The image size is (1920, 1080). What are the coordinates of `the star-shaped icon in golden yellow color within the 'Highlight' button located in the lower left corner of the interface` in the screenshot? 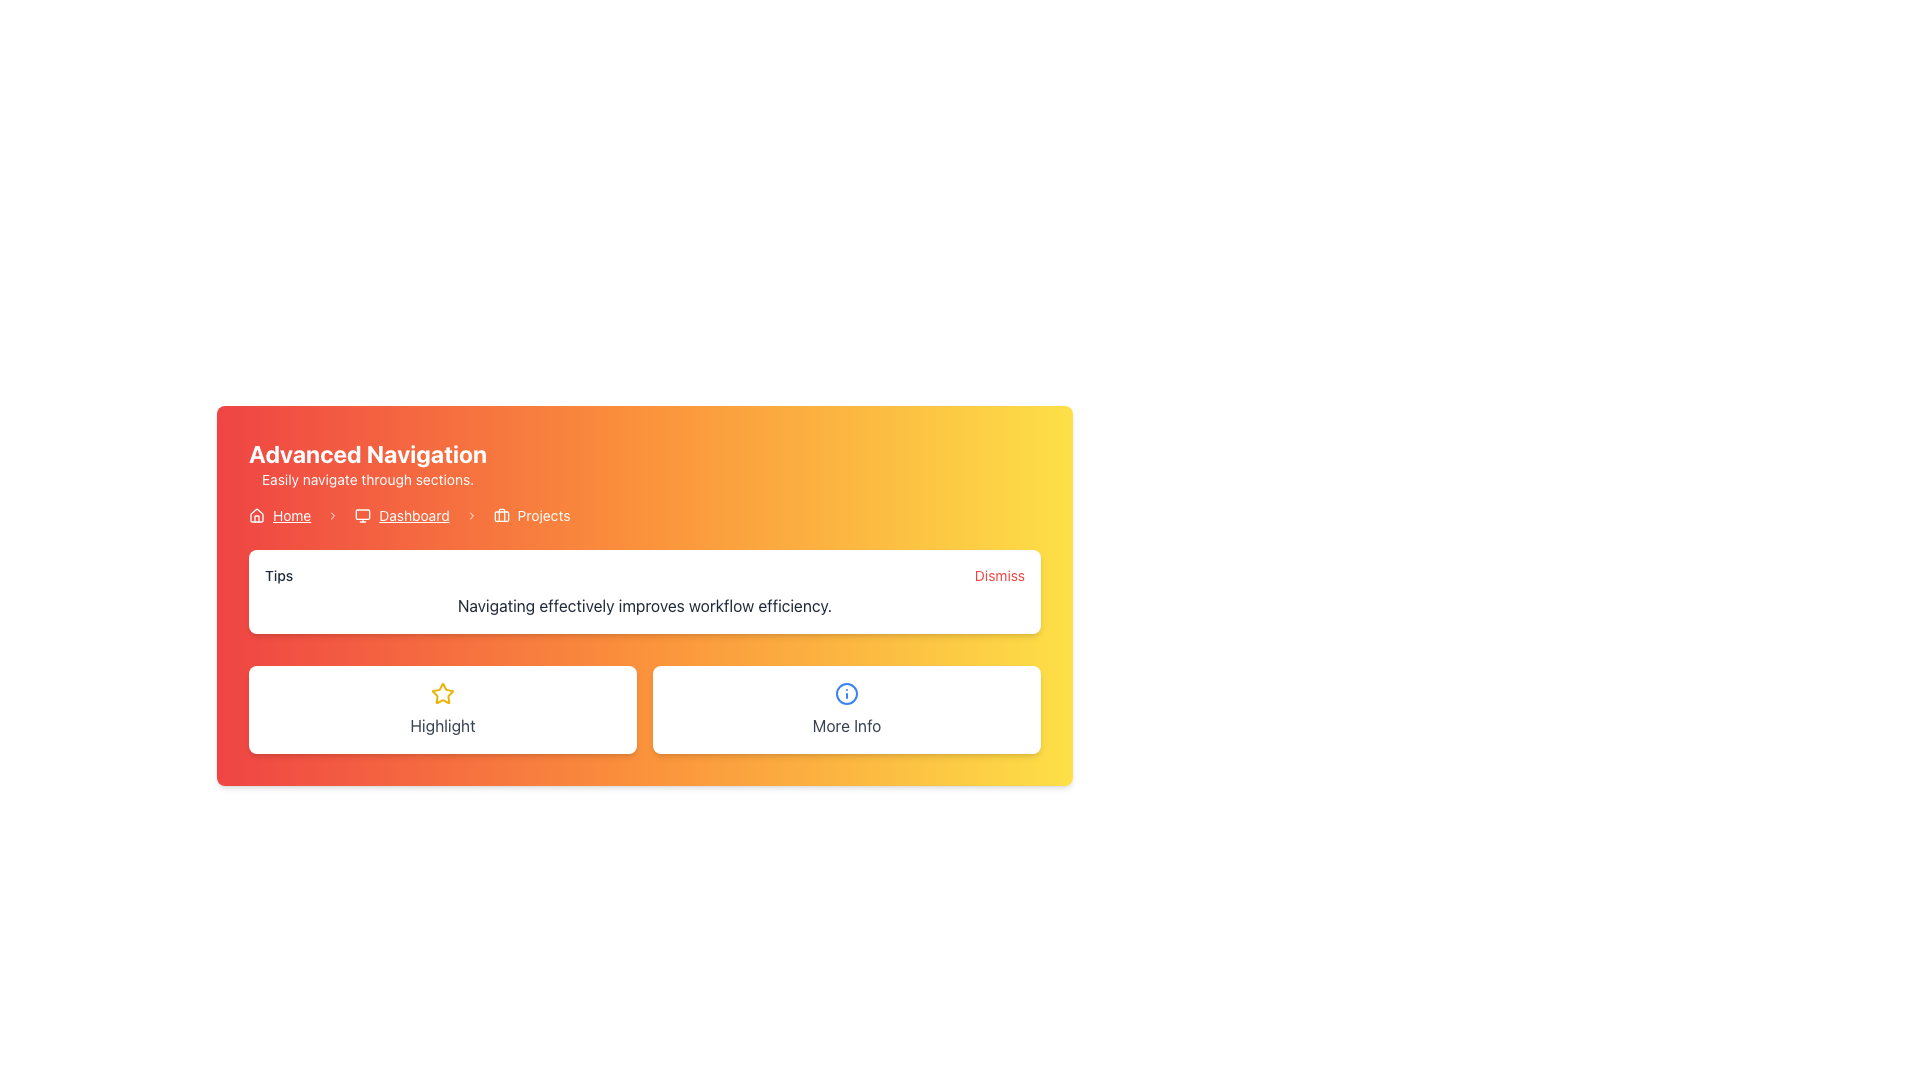 It's located at (441, 692).